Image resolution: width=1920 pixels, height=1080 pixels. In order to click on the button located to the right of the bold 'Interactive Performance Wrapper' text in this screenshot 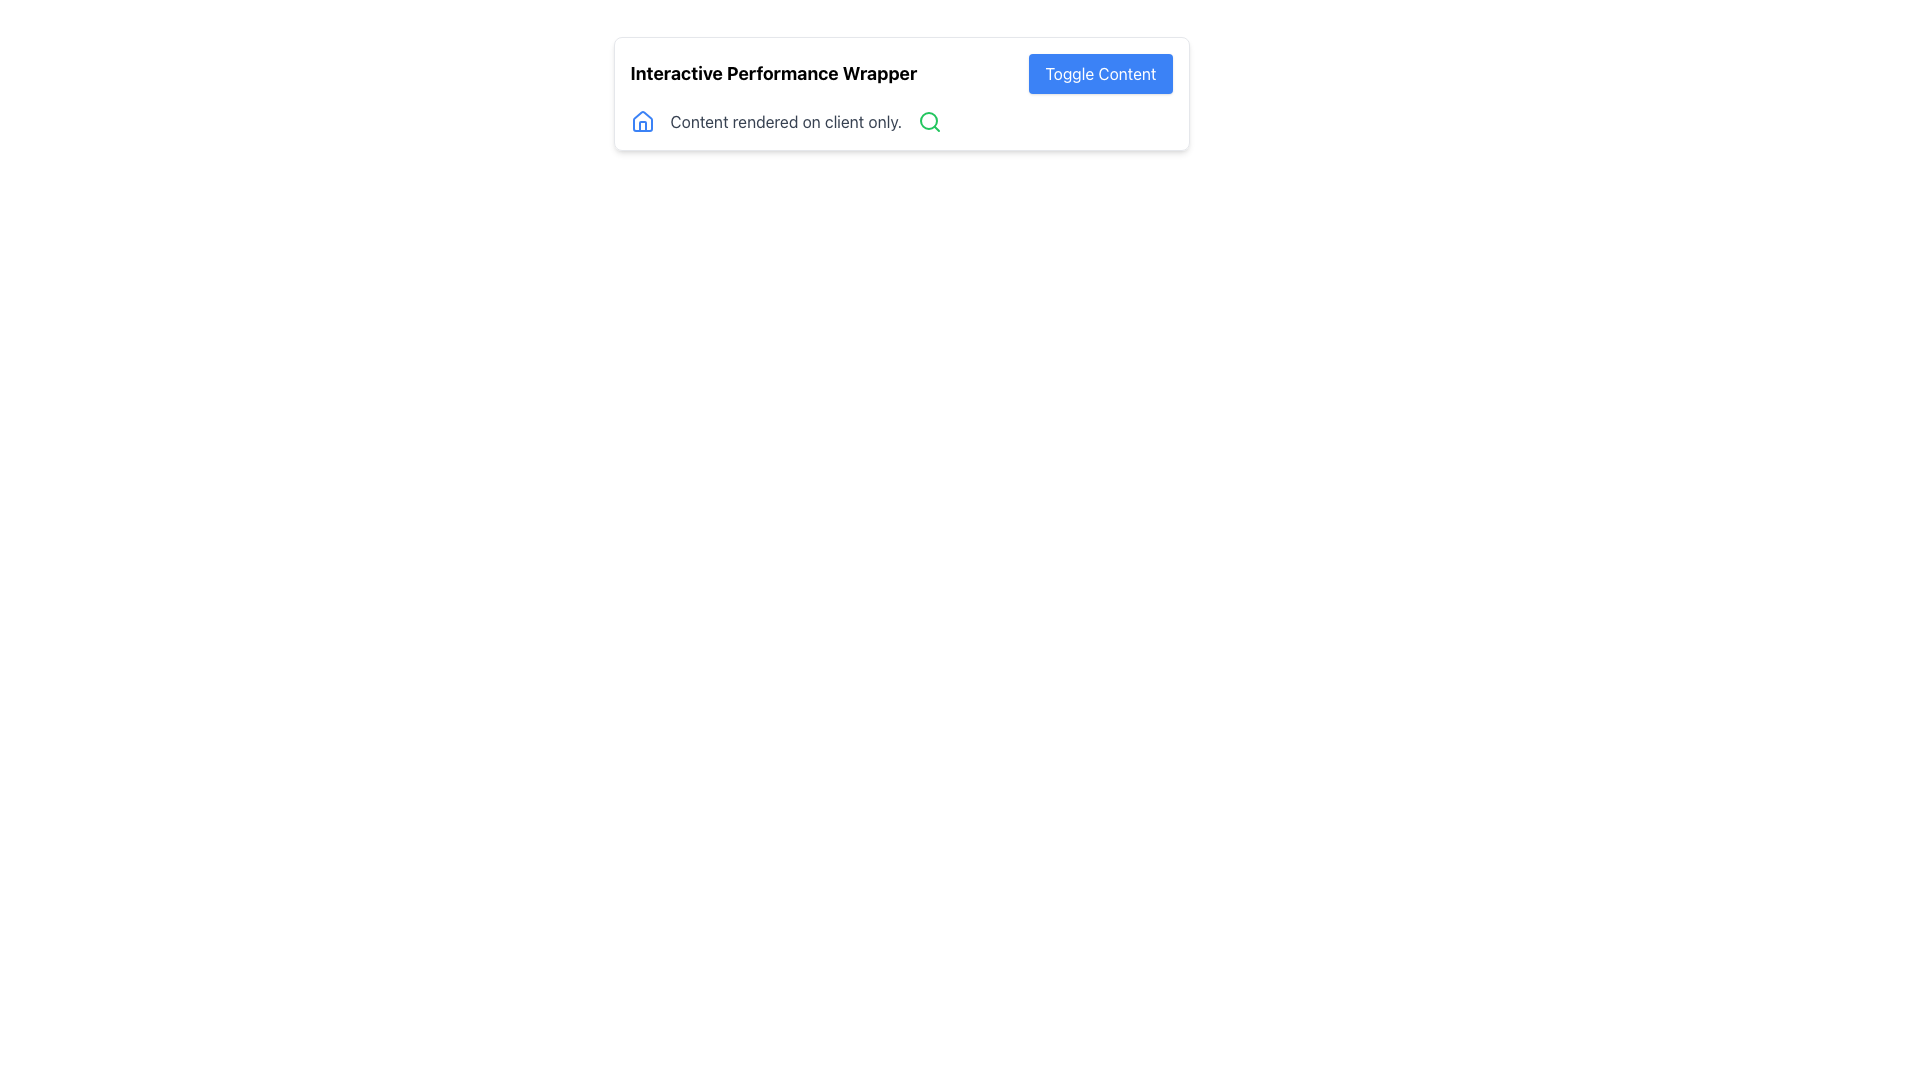, I will do `click(1099, 72)`.